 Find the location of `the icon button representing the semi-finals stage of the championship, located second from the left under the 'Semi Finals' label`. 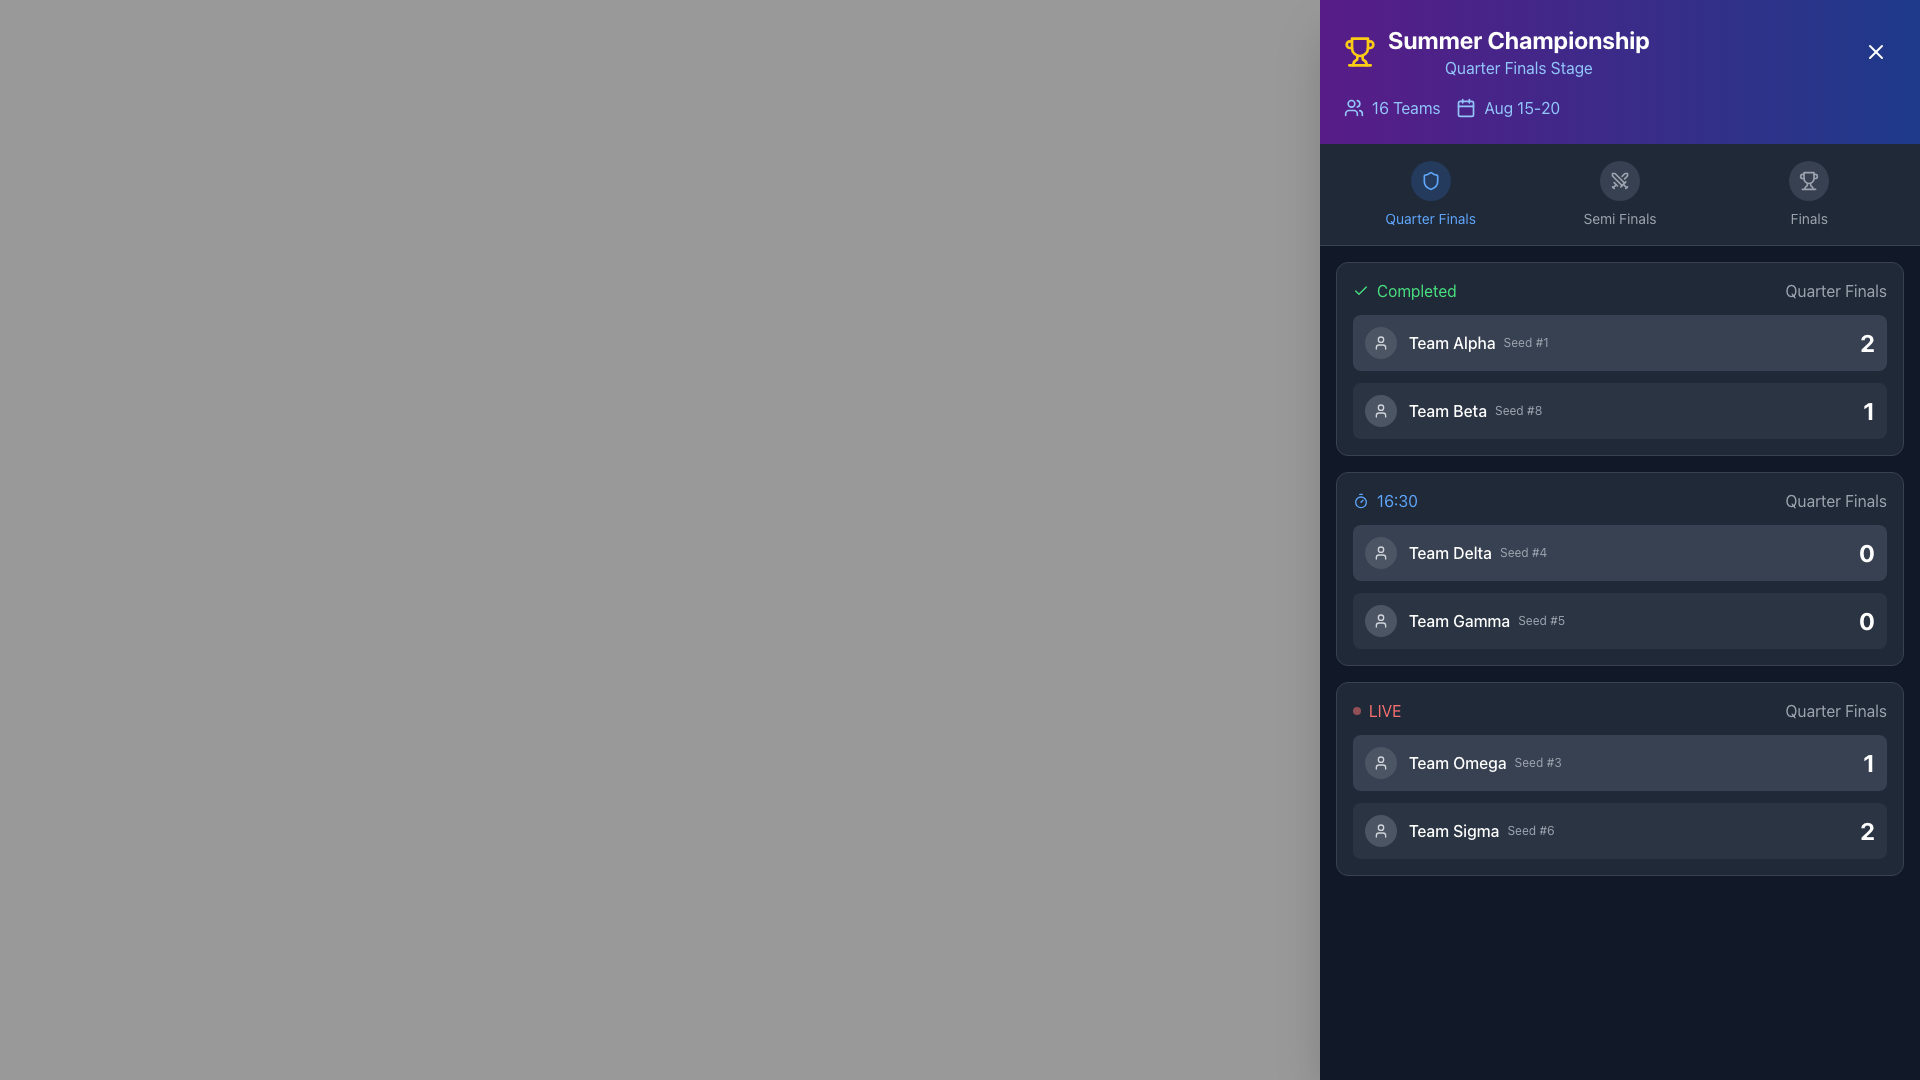

the icon button representing the semi-finals stage of the championship, located second from the left under the 'Semi Finals' label is located at coordinates (1618, 181).